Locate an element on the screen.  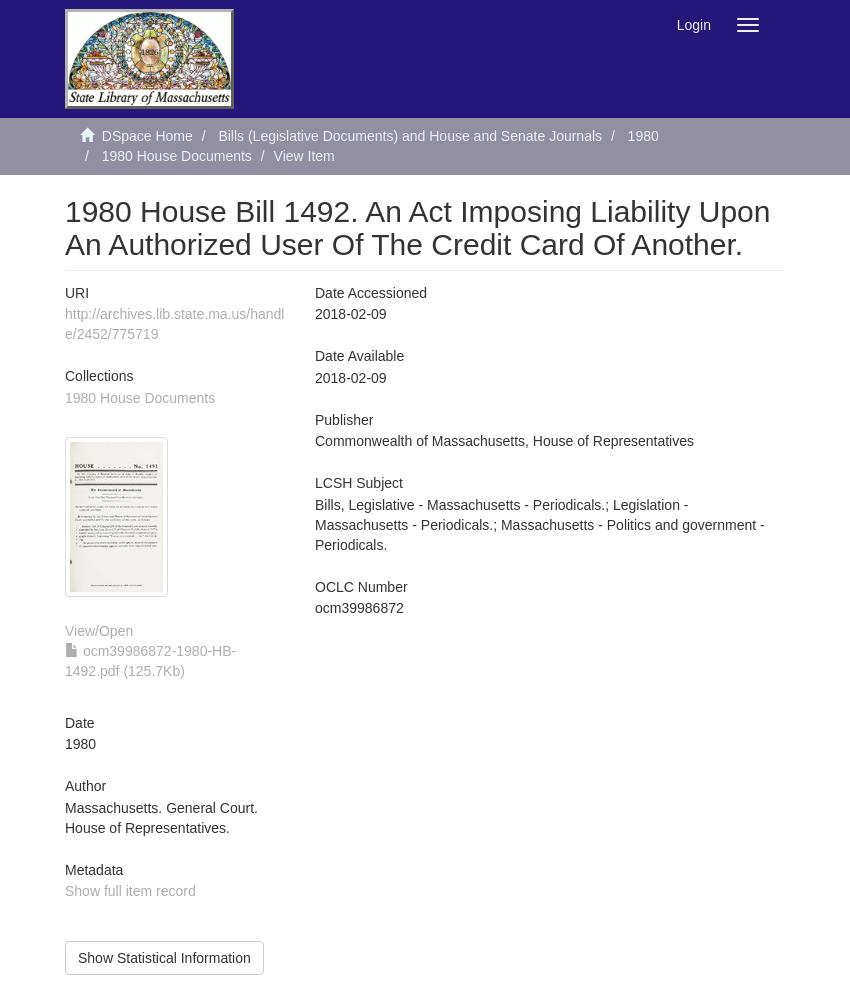
'Bills, Legislative - Massachusetts - Periodicals.; Legislation - Massachusetts - Periodicals.; Massachusetts - Politics and government - Periodicals.' is located at coordinates (315, 524).